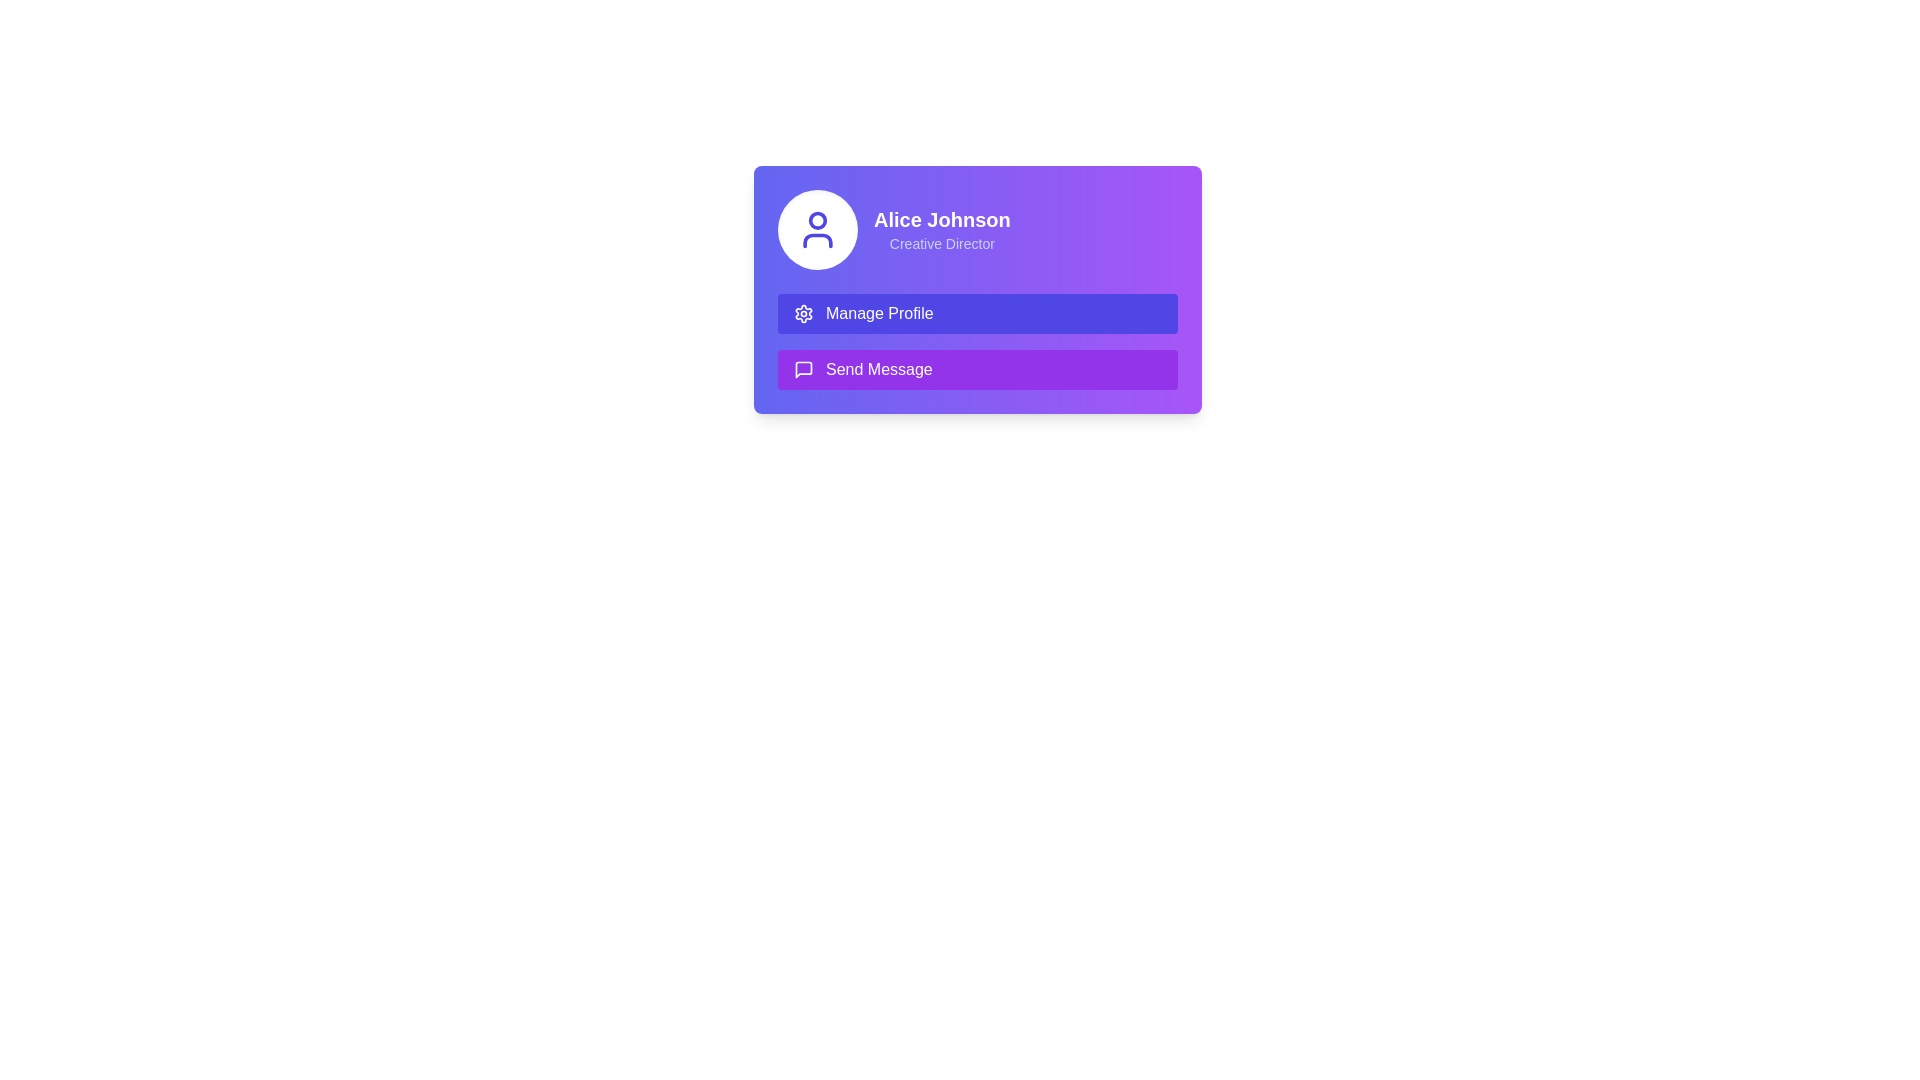 Image resolution: width=1920 pixels, height=1080 pixels. I want to click on the button located below the 'Manage Profile' button, so click(978, 370).